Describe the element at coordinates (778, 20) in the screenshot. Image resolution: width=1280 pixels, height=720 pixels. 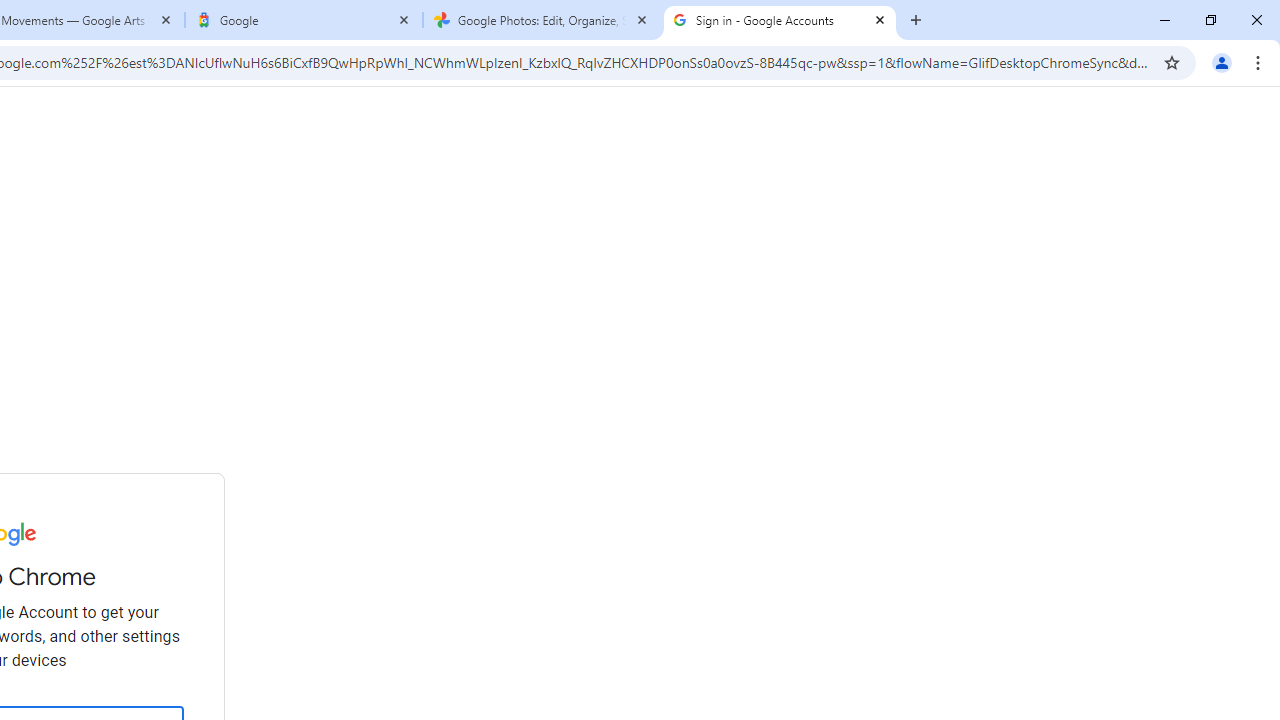
I see `'Sign in - Google Accounts'` at that location.